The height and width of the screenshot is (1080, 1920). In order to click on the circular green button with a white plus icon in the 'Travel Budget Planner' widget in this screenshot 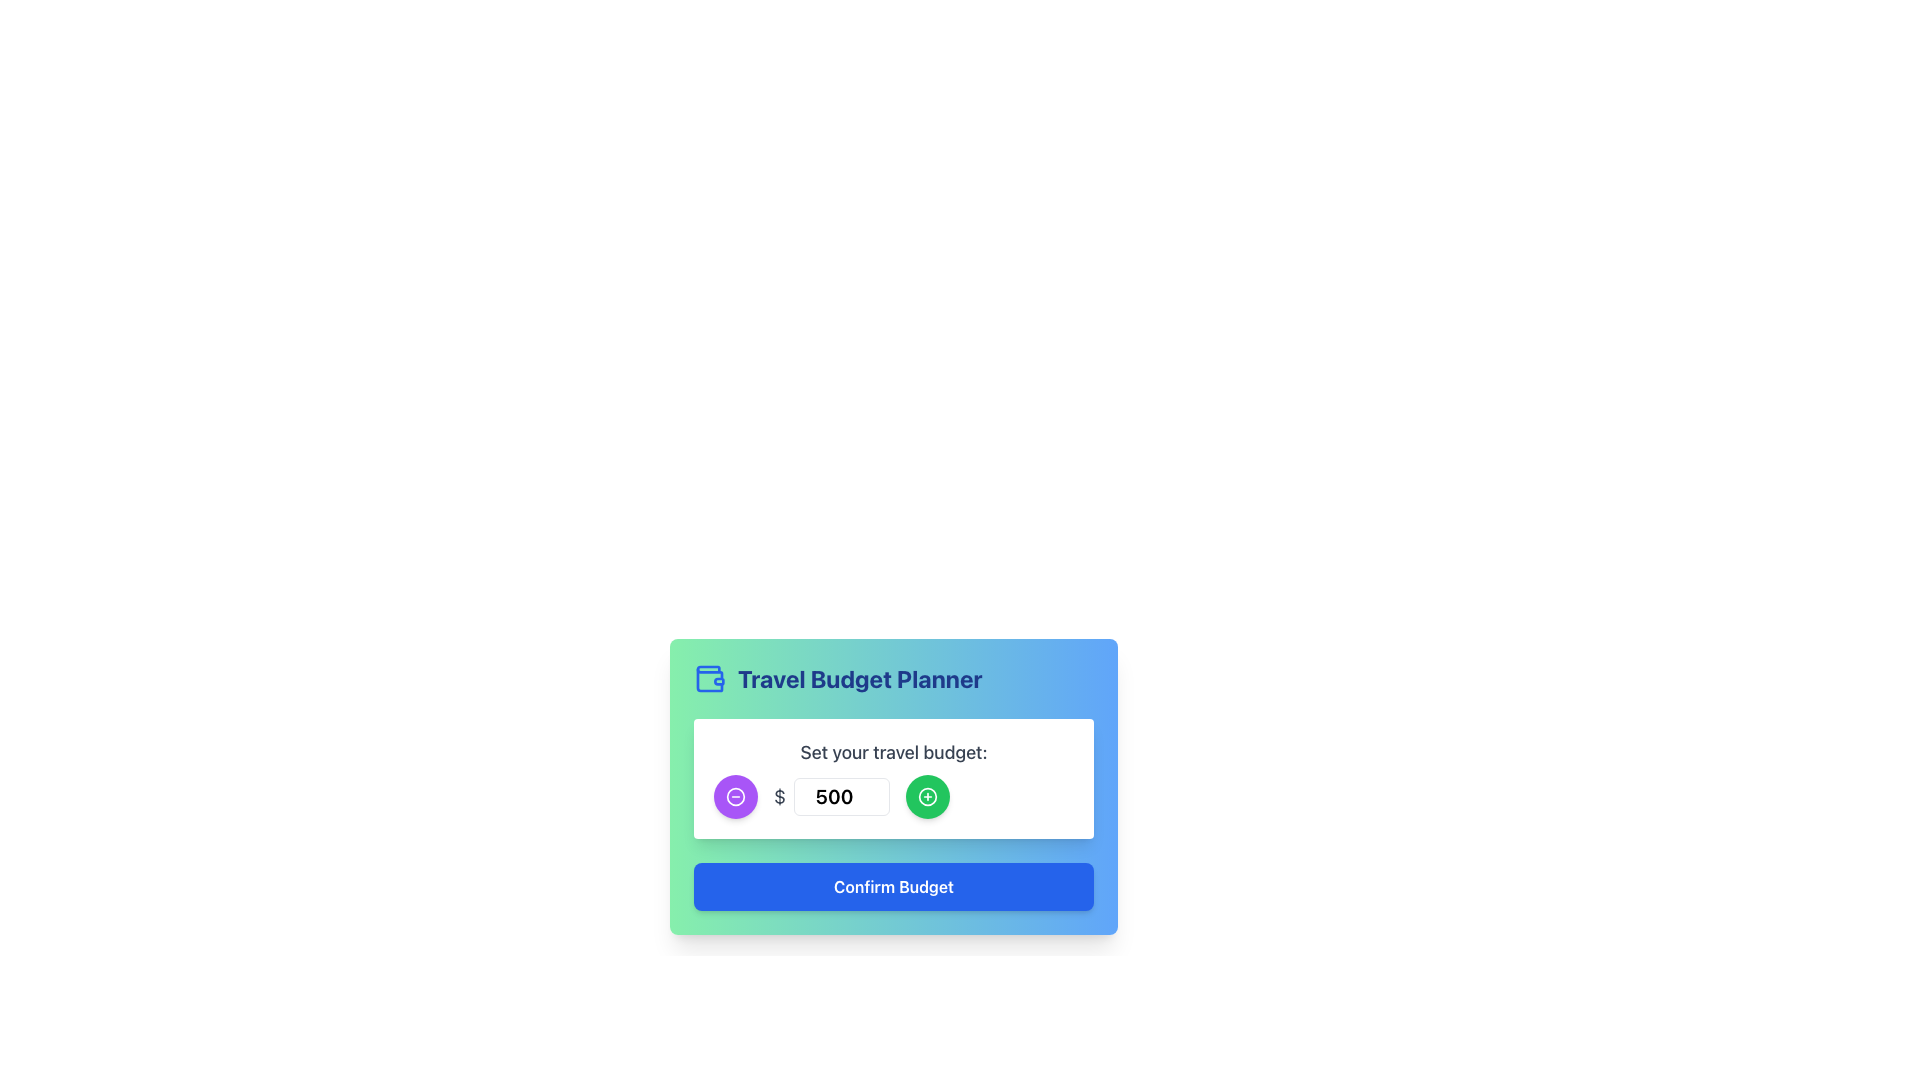, I will do `click(926, 796)`.